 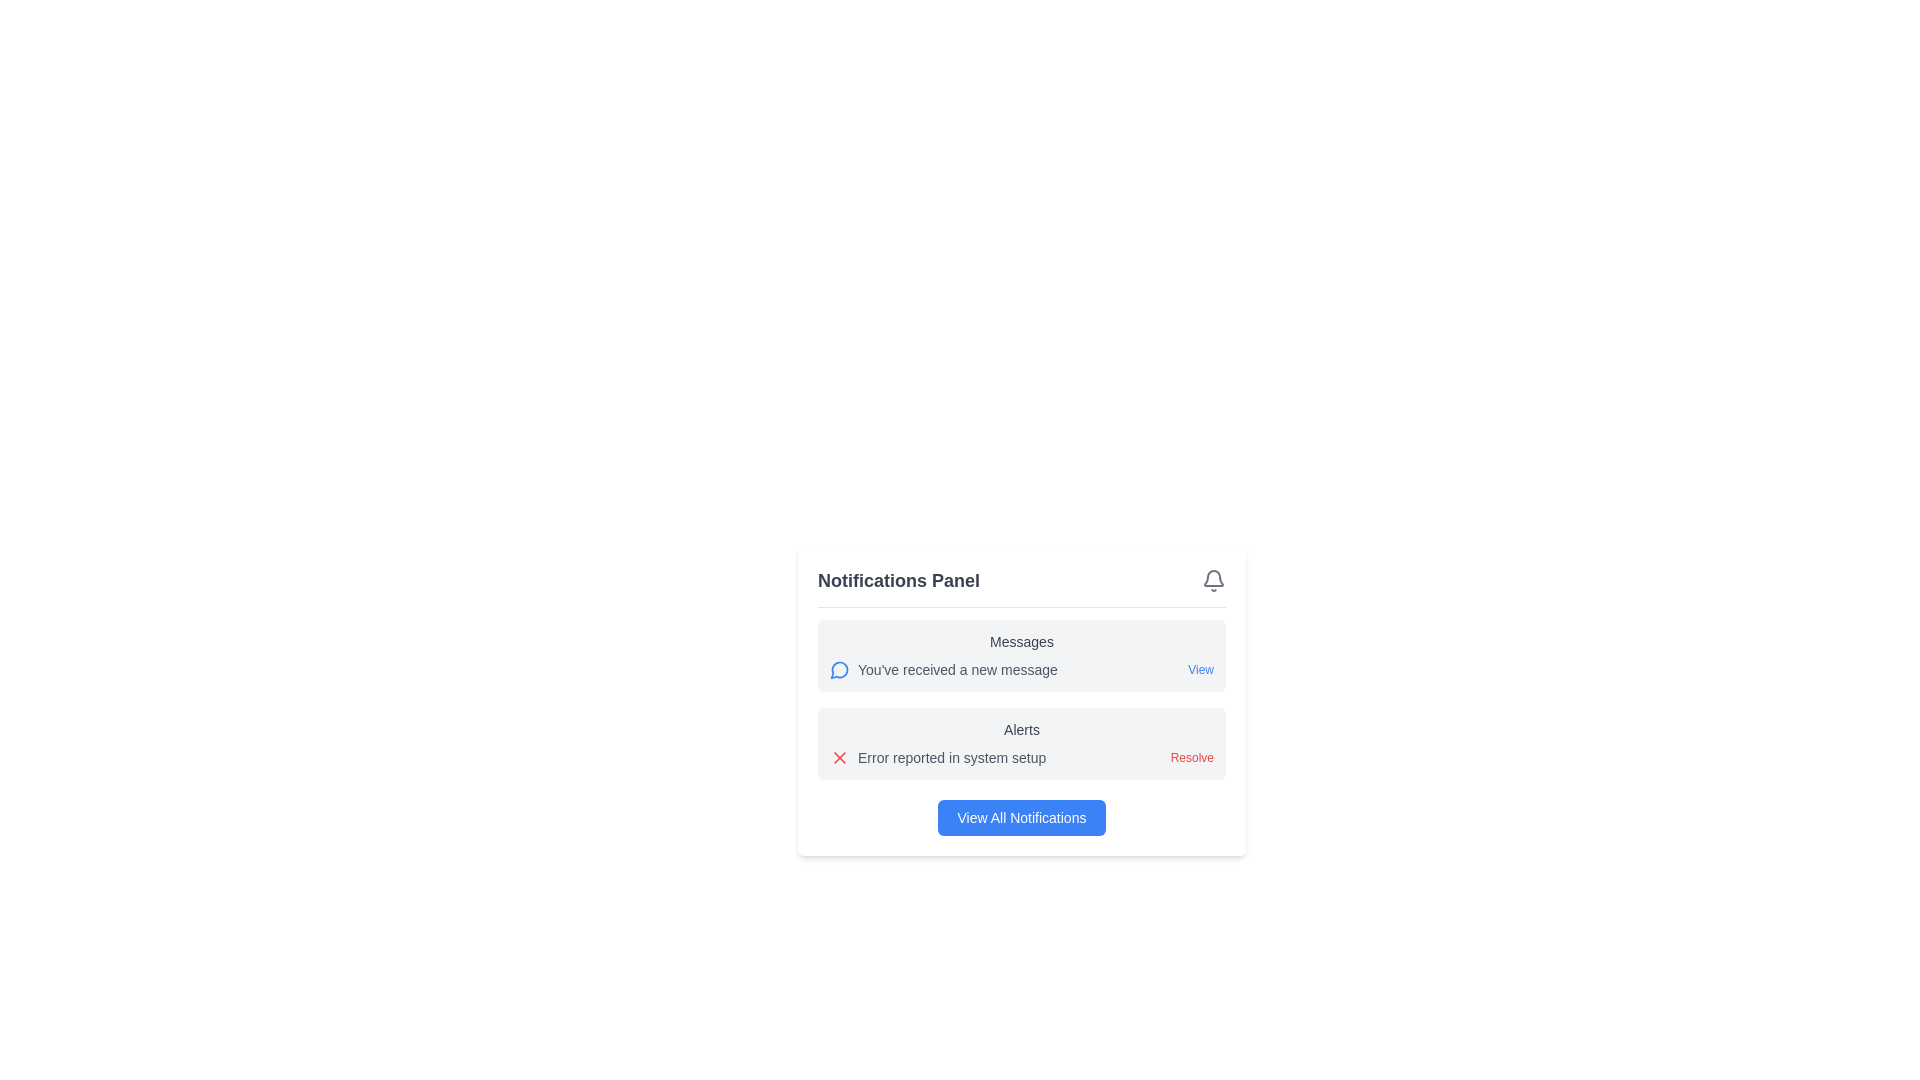 I want to click on the 'View All Notifications' button, which has a blue rectangular background with rounded corners and white text, located at the bottom of the notification panel, so click(x=1022, y=817).